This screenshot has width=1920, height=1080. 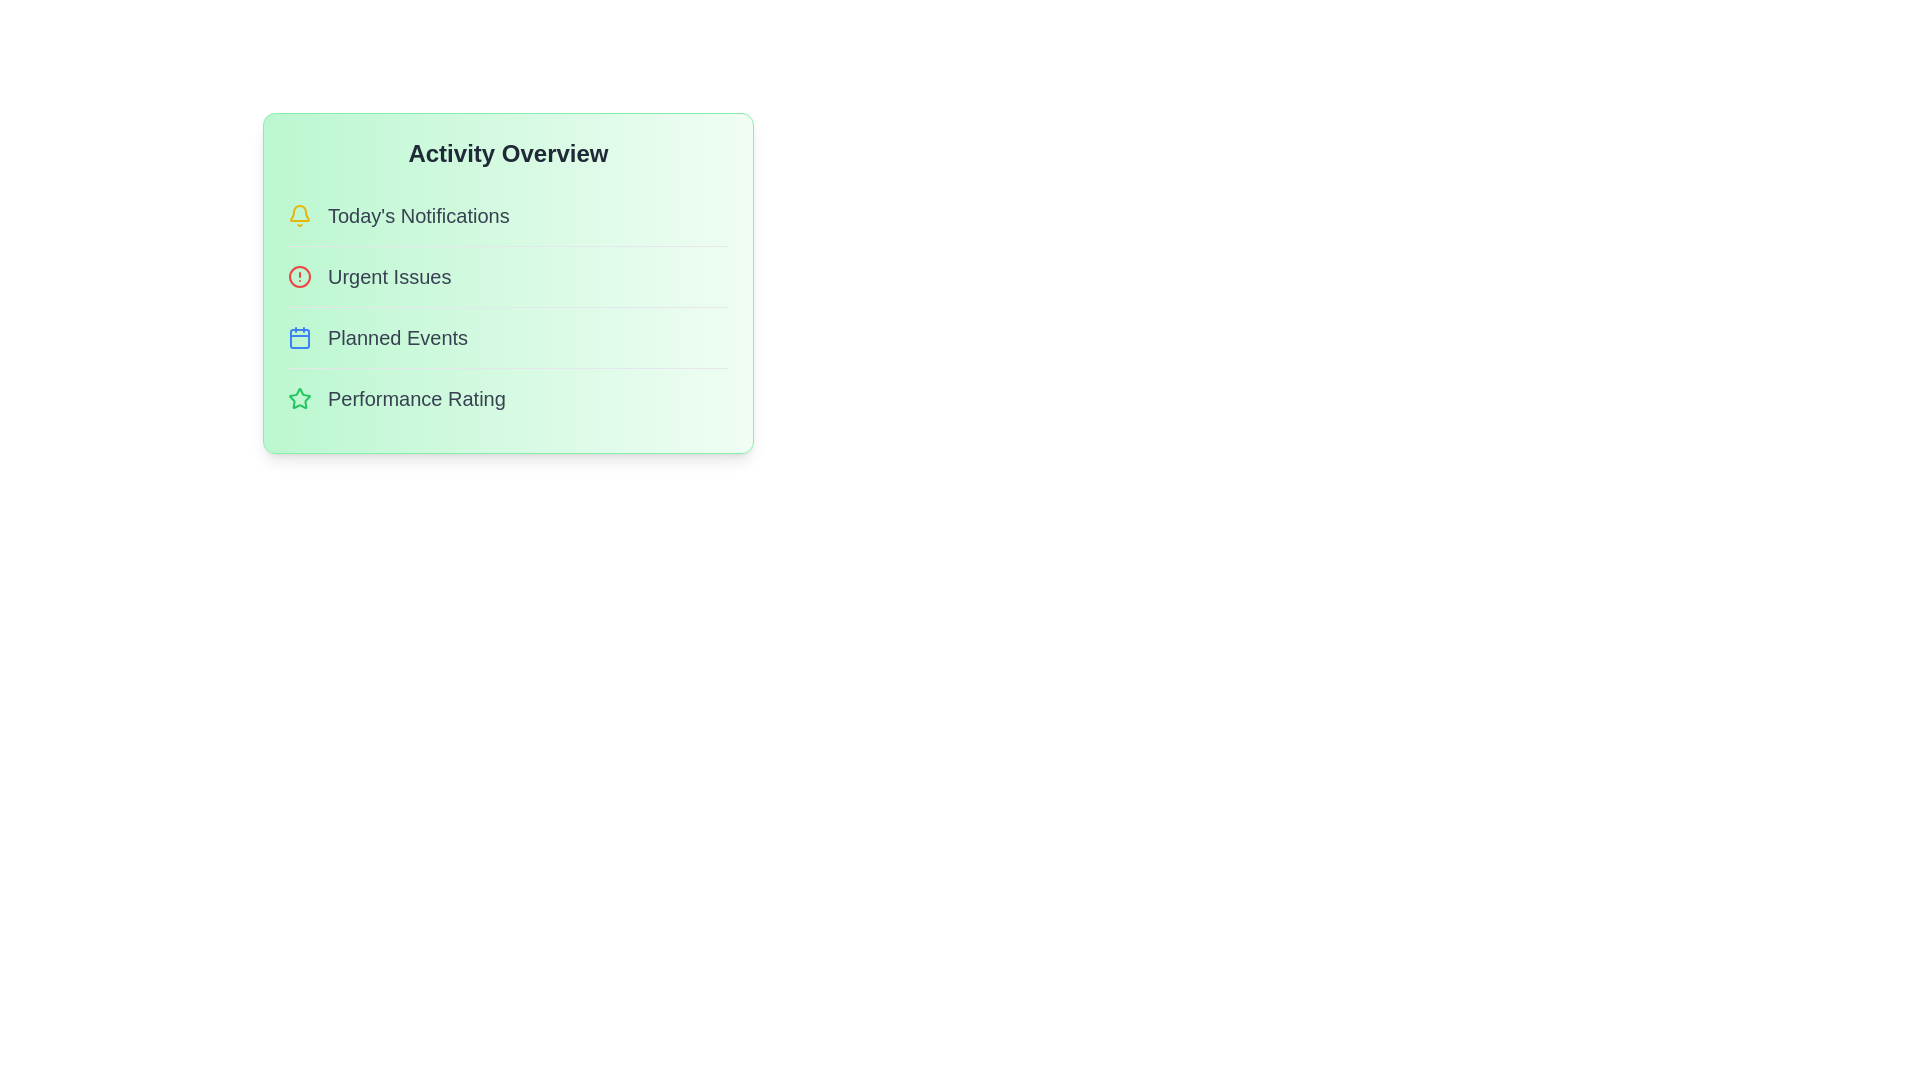 I want to click on the last row in the card interface labeled 'Performance Rating' to interact with it, so click(x=508, y=398).